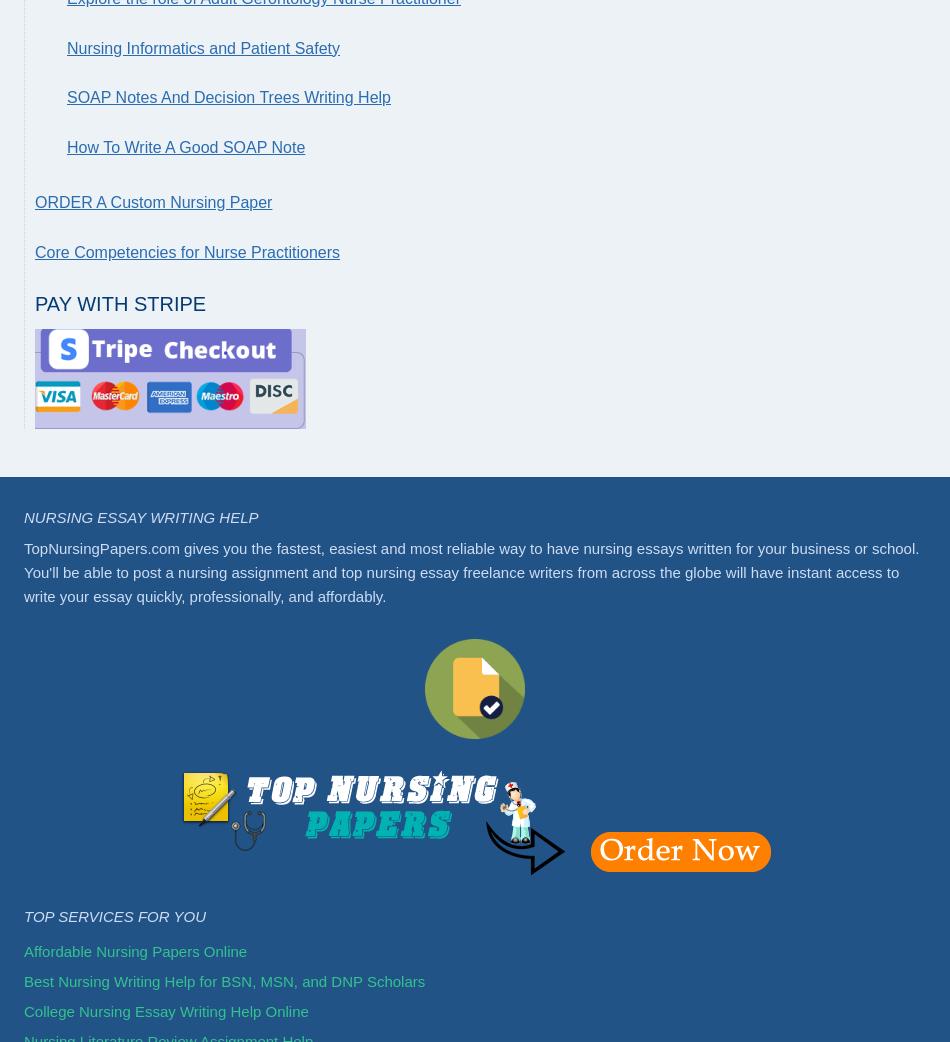  What do you see at coordinates (224, 980) in the screenshot?
I see `'Best Nursing Writing Help for BSN, MSN, and DNP Scholars'` at bounding box center [224, 980].